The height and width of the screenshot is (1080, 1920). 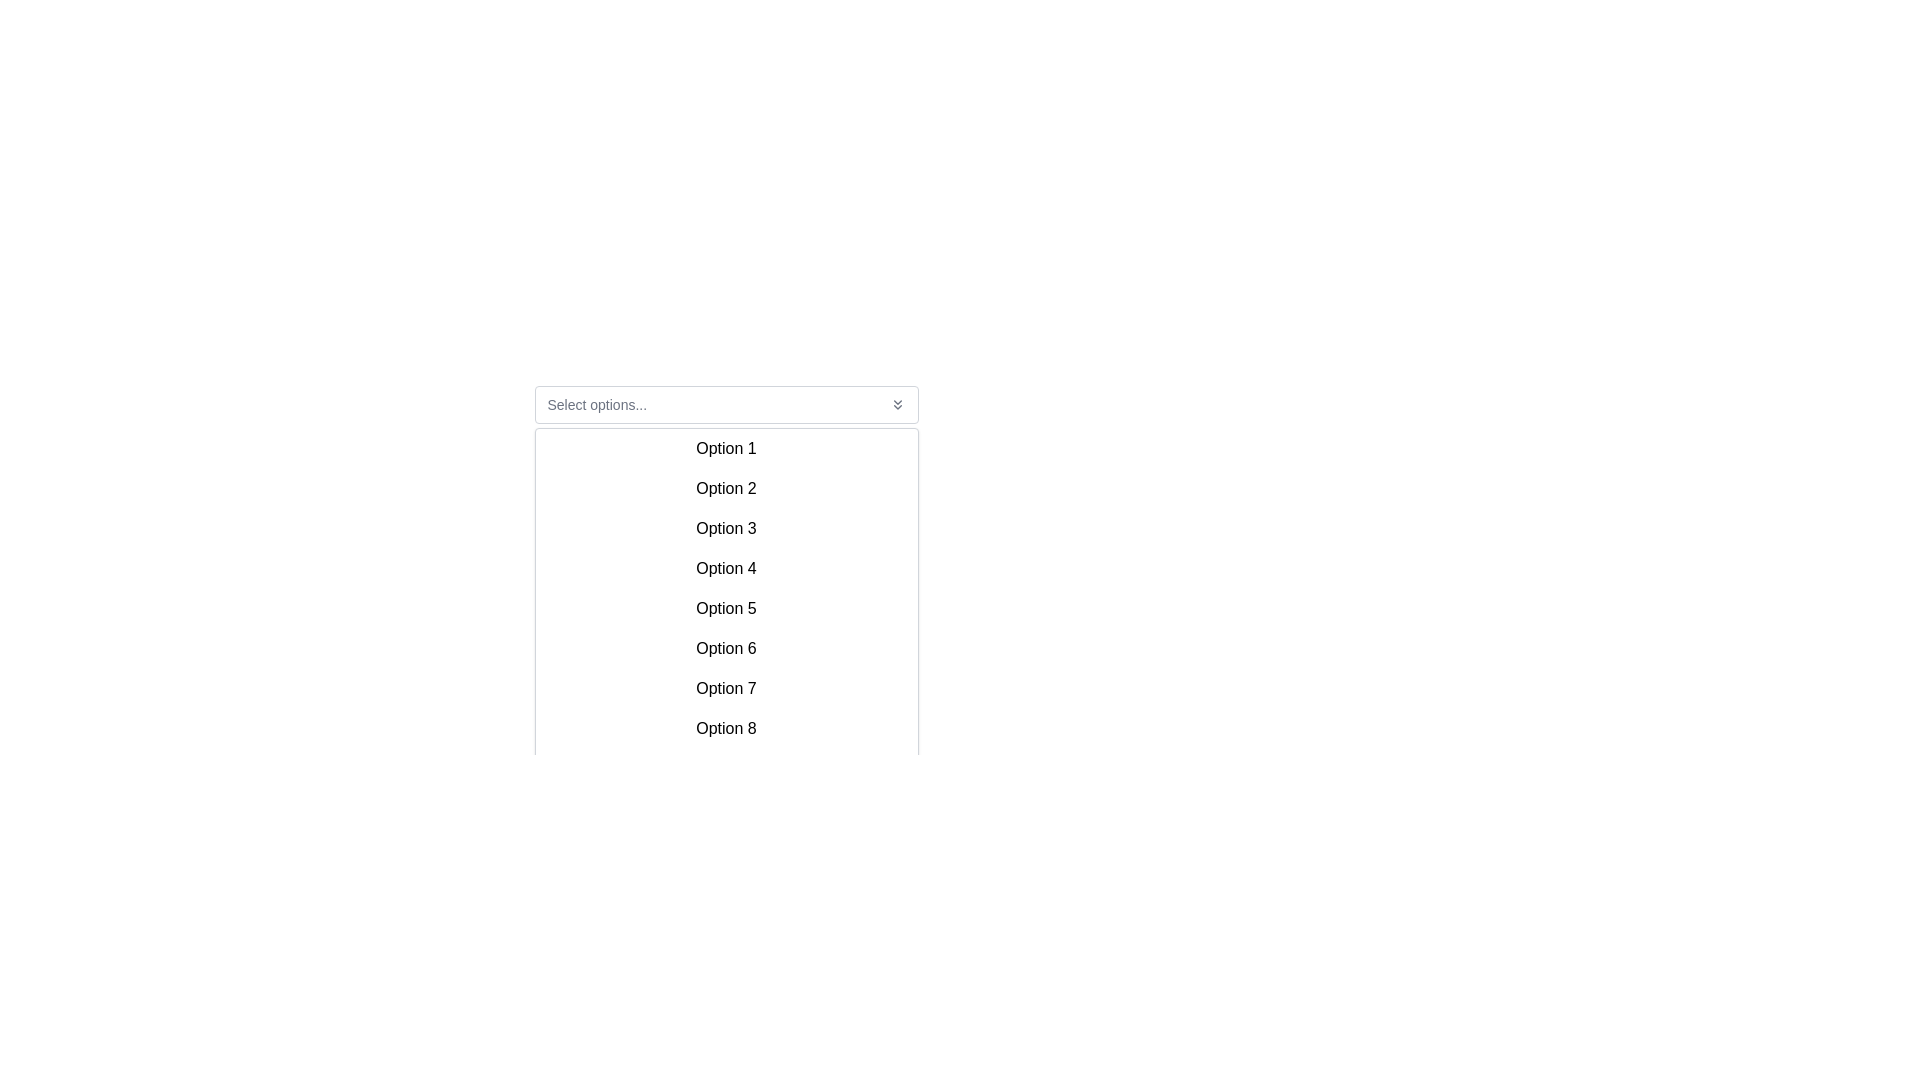 What do you see at coordinates (725, 527) in the screenshot?
I see `the menu item labeled 'Option 3'` at bounding box center [725, 527].